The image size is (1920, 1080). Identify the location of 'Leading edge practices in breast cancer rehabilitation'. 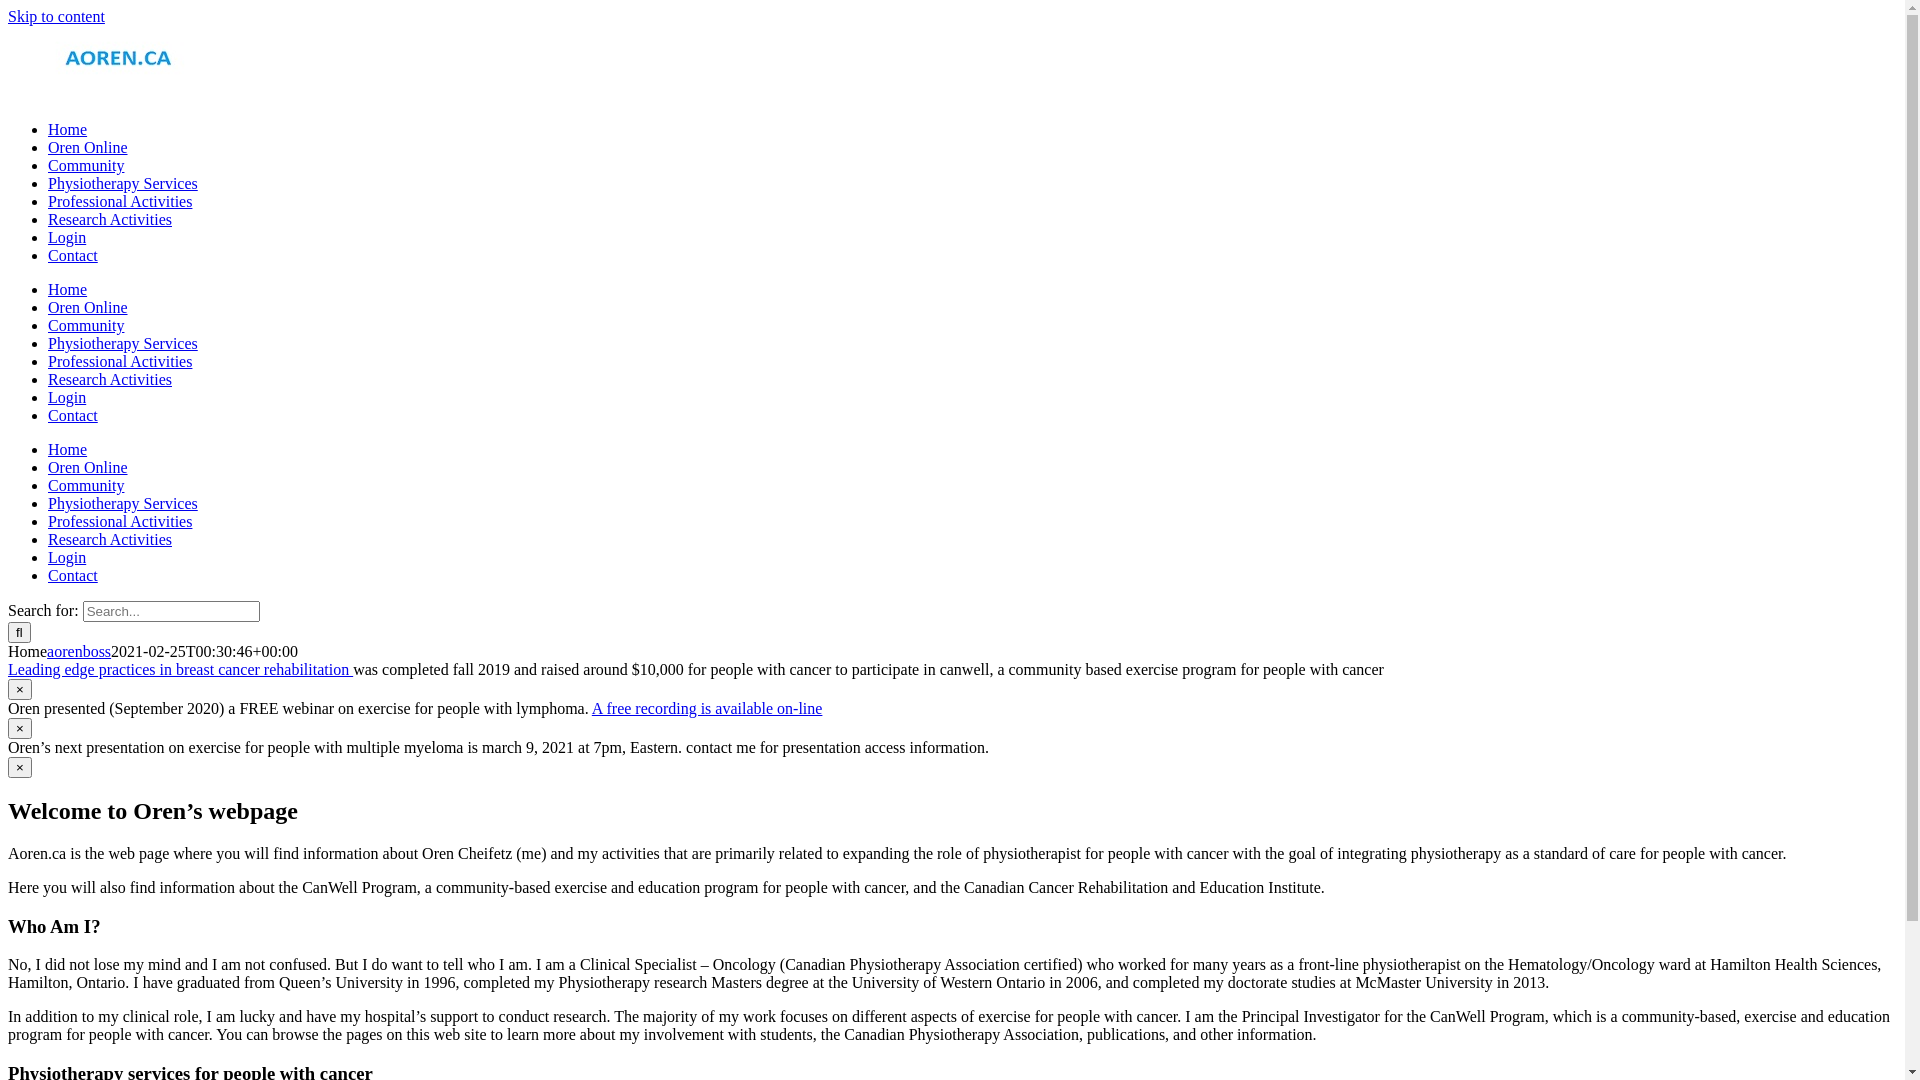
(180, 669).